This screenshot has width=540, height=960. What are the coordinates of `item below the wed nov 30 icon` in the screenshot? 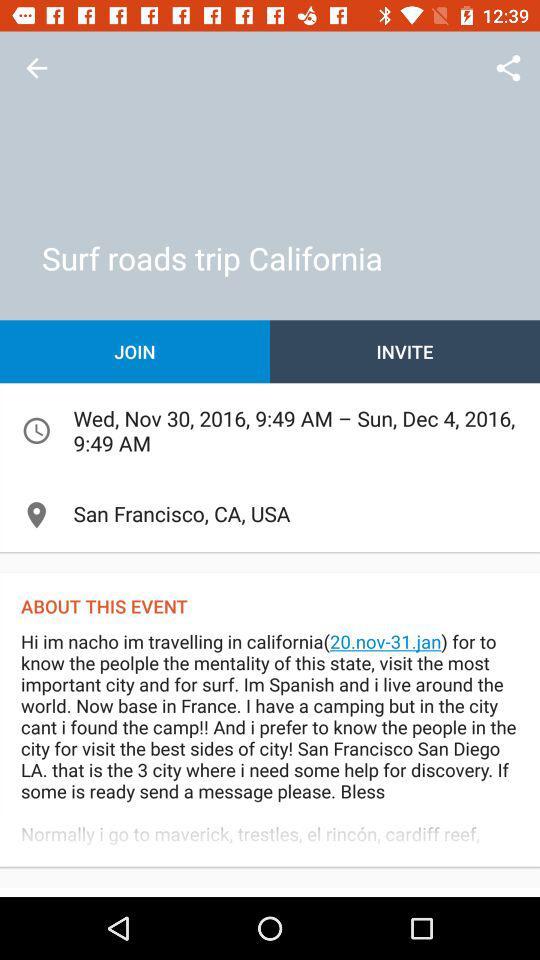 It's located at (270, 514).